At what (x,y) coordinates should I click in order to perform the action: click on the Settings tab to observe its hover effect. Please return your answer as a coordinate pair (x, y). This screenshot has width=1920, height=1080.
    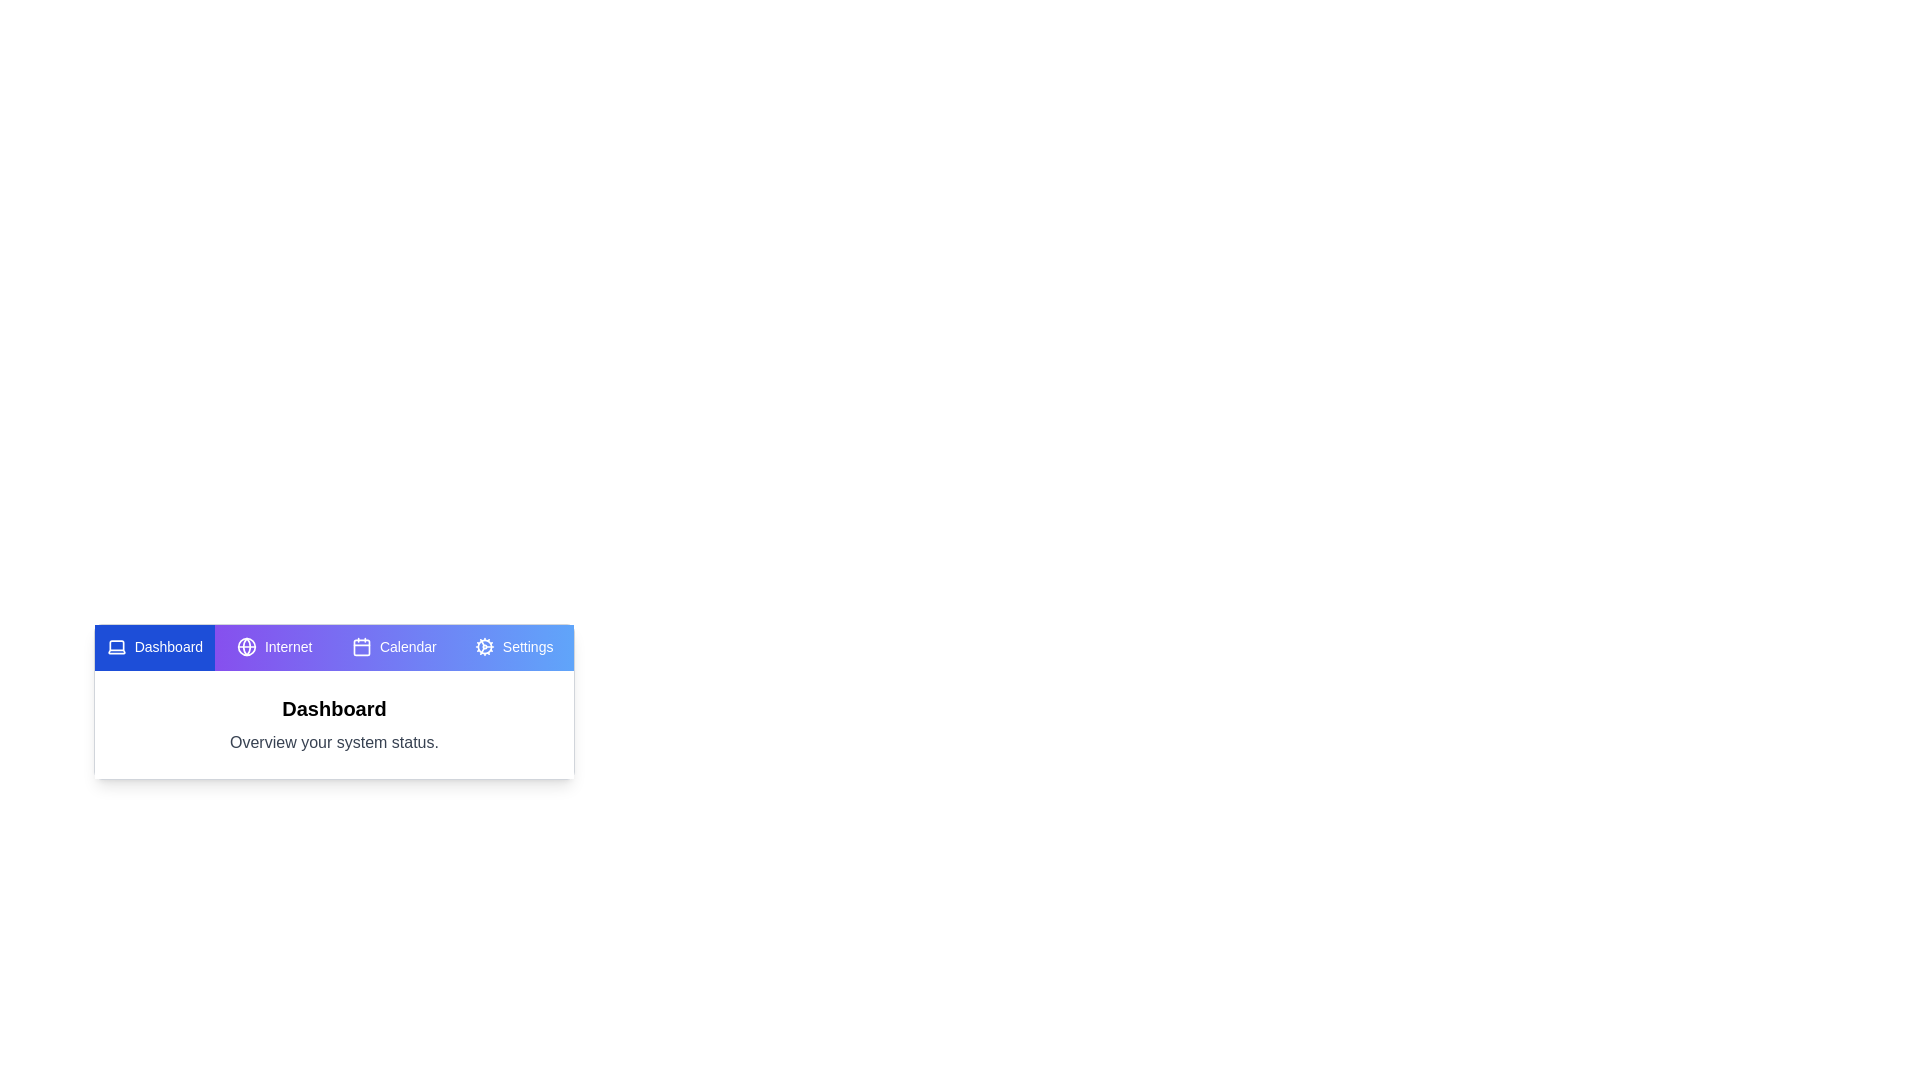
    Looking at the image, I should click on (514, 648).